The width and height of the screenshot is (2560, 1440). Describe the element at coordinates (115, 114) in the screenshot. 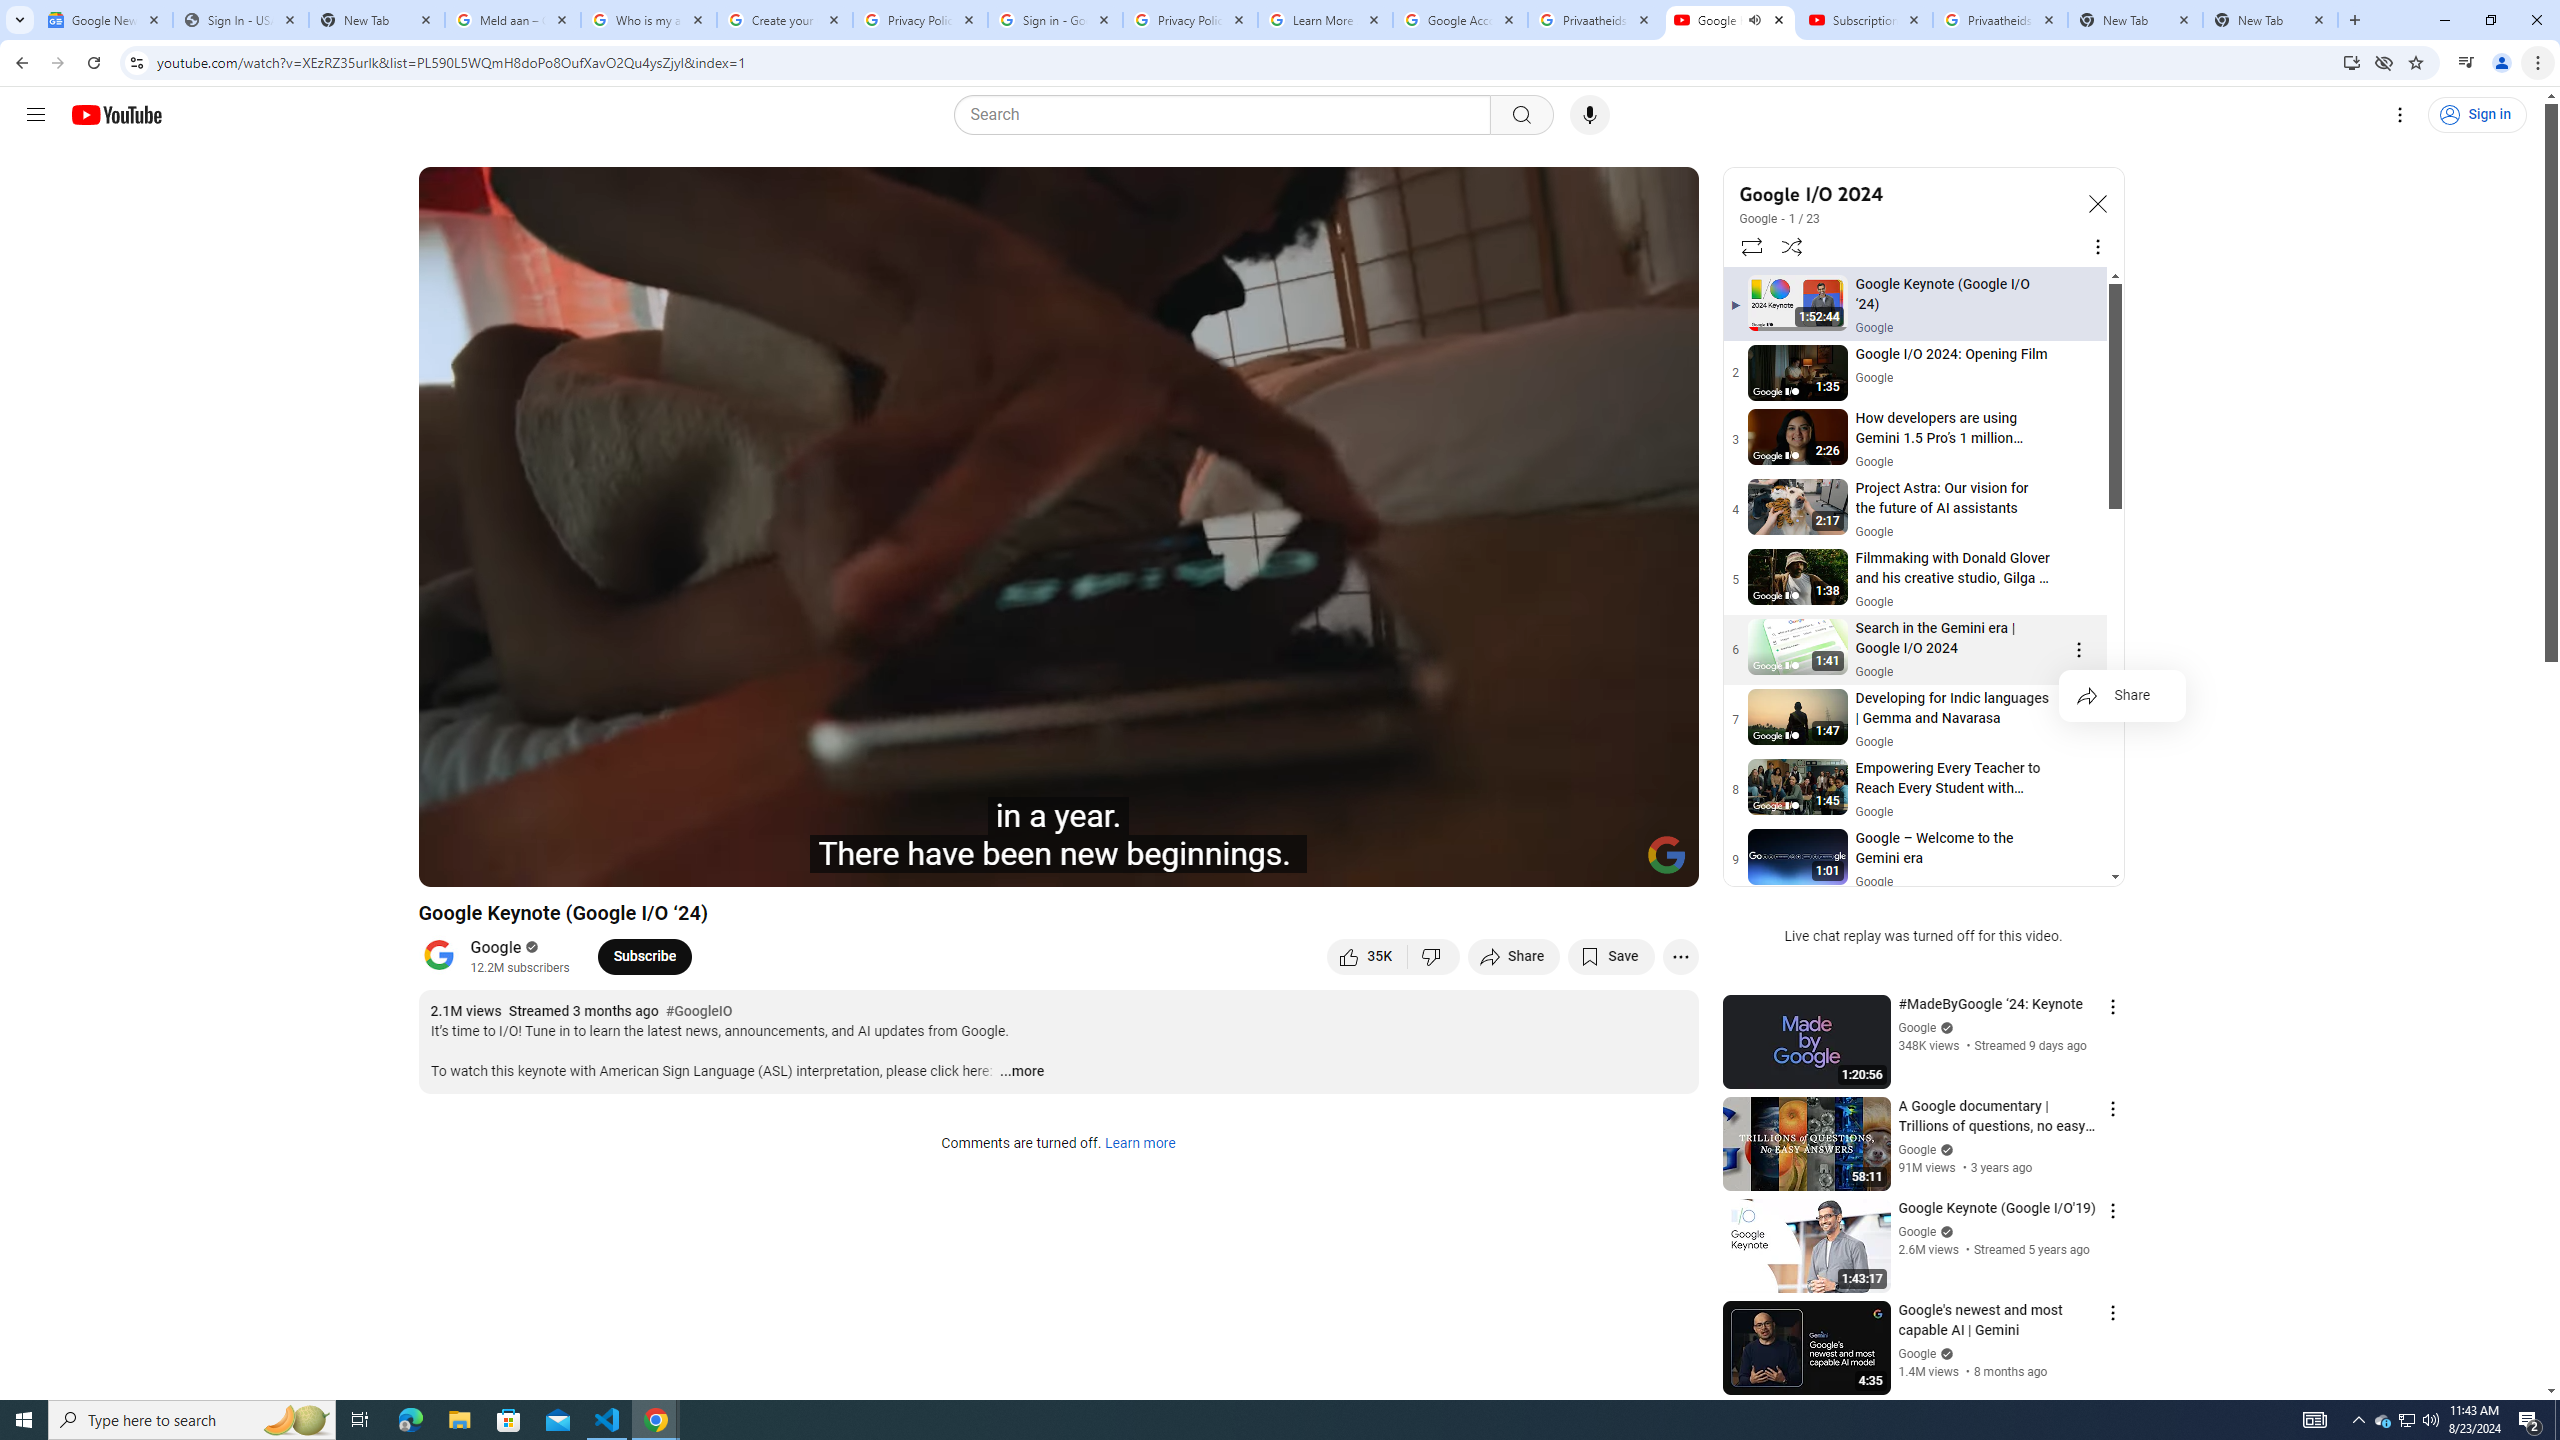

I see `'YouTube Home'` at that location.